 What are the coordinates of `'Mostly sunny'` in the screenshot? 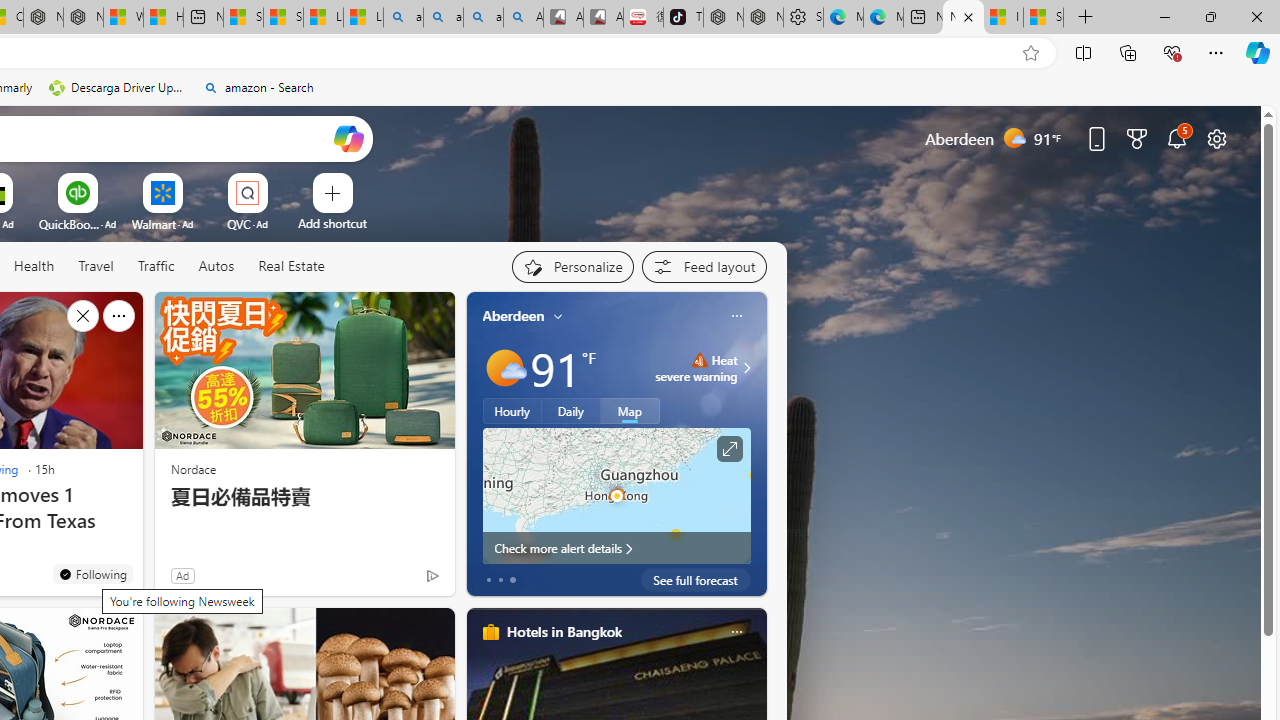 It's located at (504, 368).